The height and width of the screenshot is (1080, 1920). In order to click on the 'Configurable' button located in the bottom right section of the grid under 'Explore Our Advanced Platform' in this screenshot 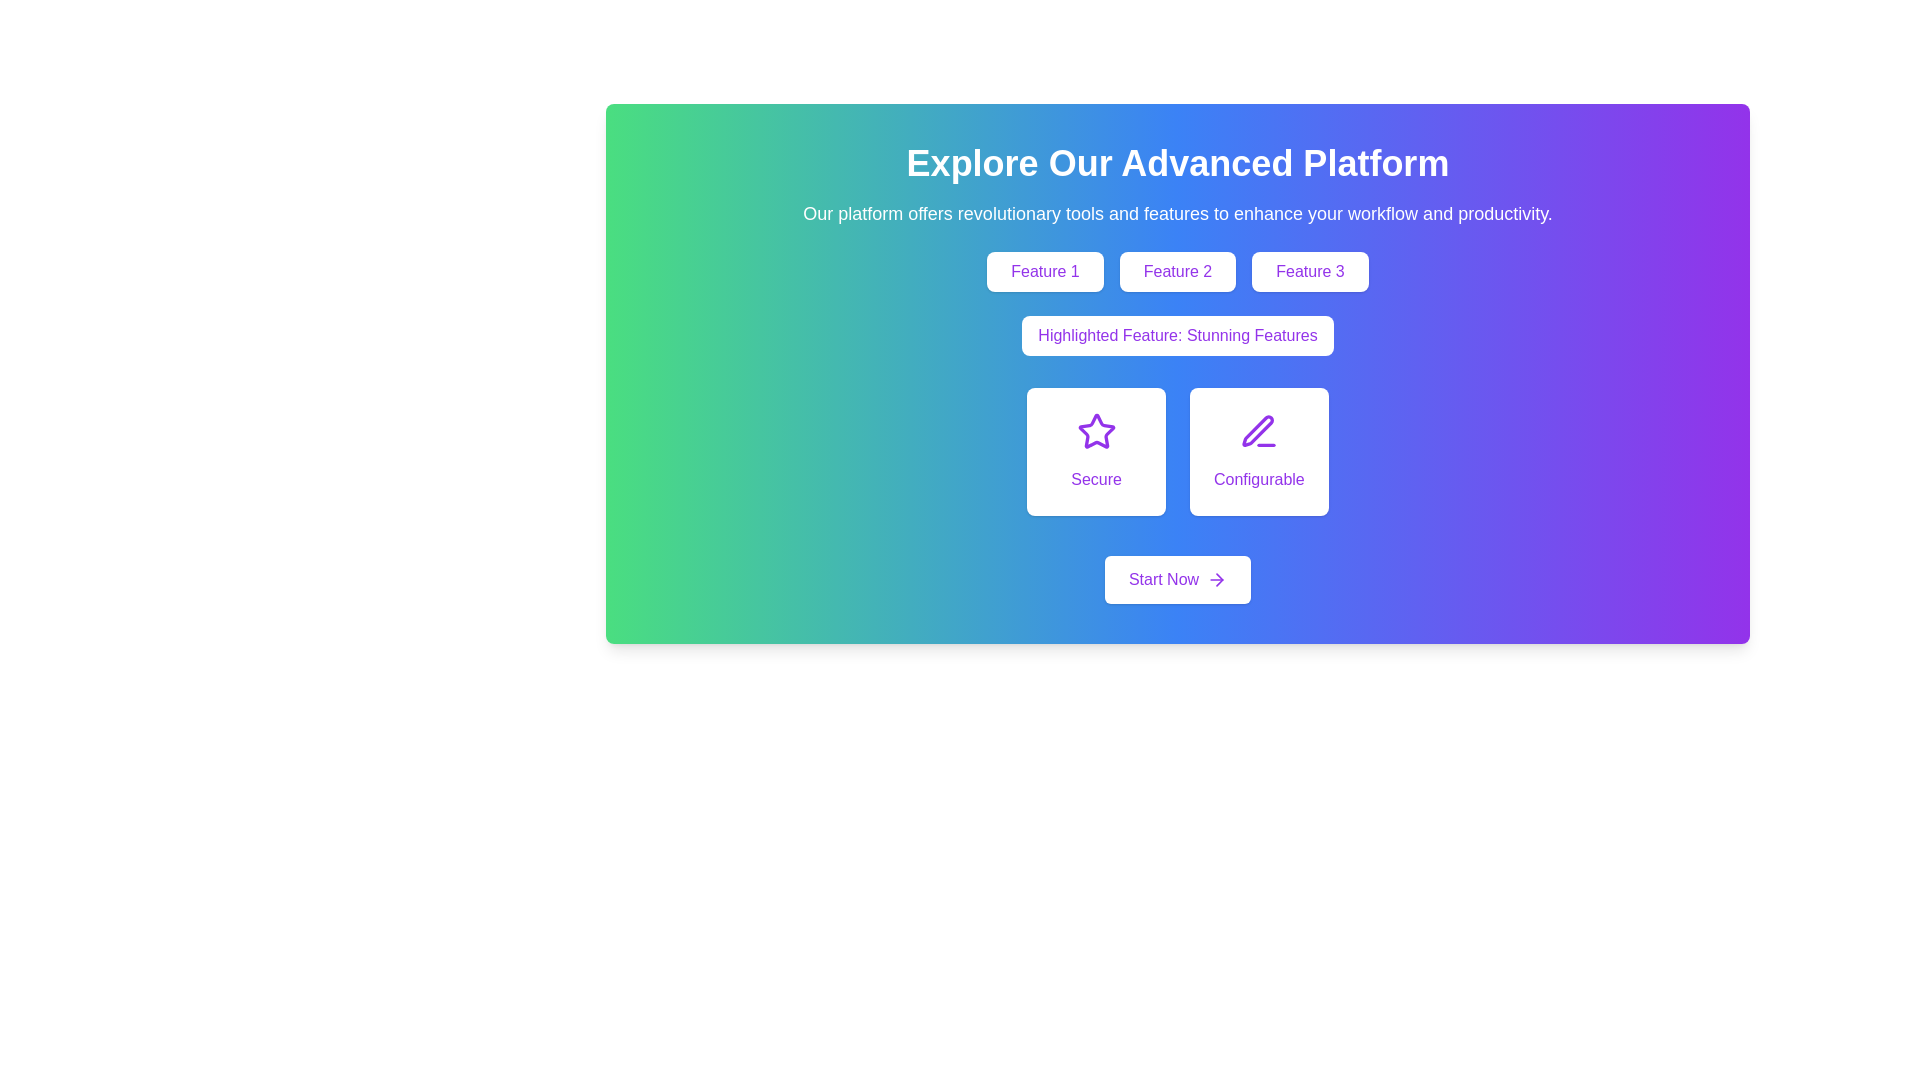, I will do `click(1257, 451)`.